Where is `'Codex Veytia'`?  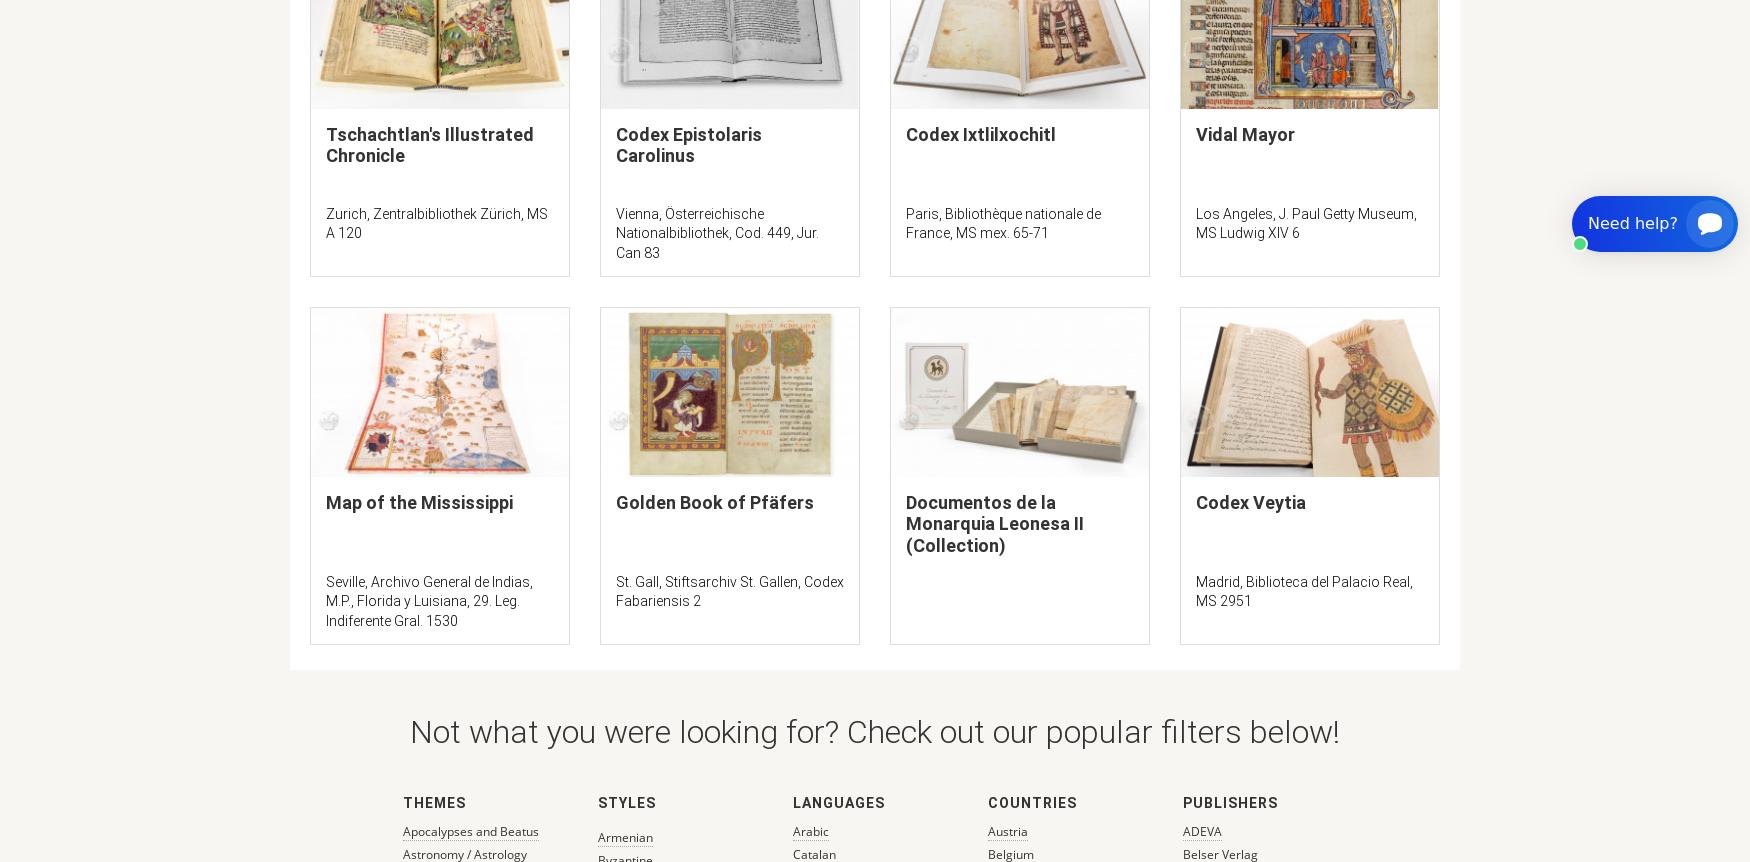 'Codex Veytia' is located at coordinates (1195, 501).